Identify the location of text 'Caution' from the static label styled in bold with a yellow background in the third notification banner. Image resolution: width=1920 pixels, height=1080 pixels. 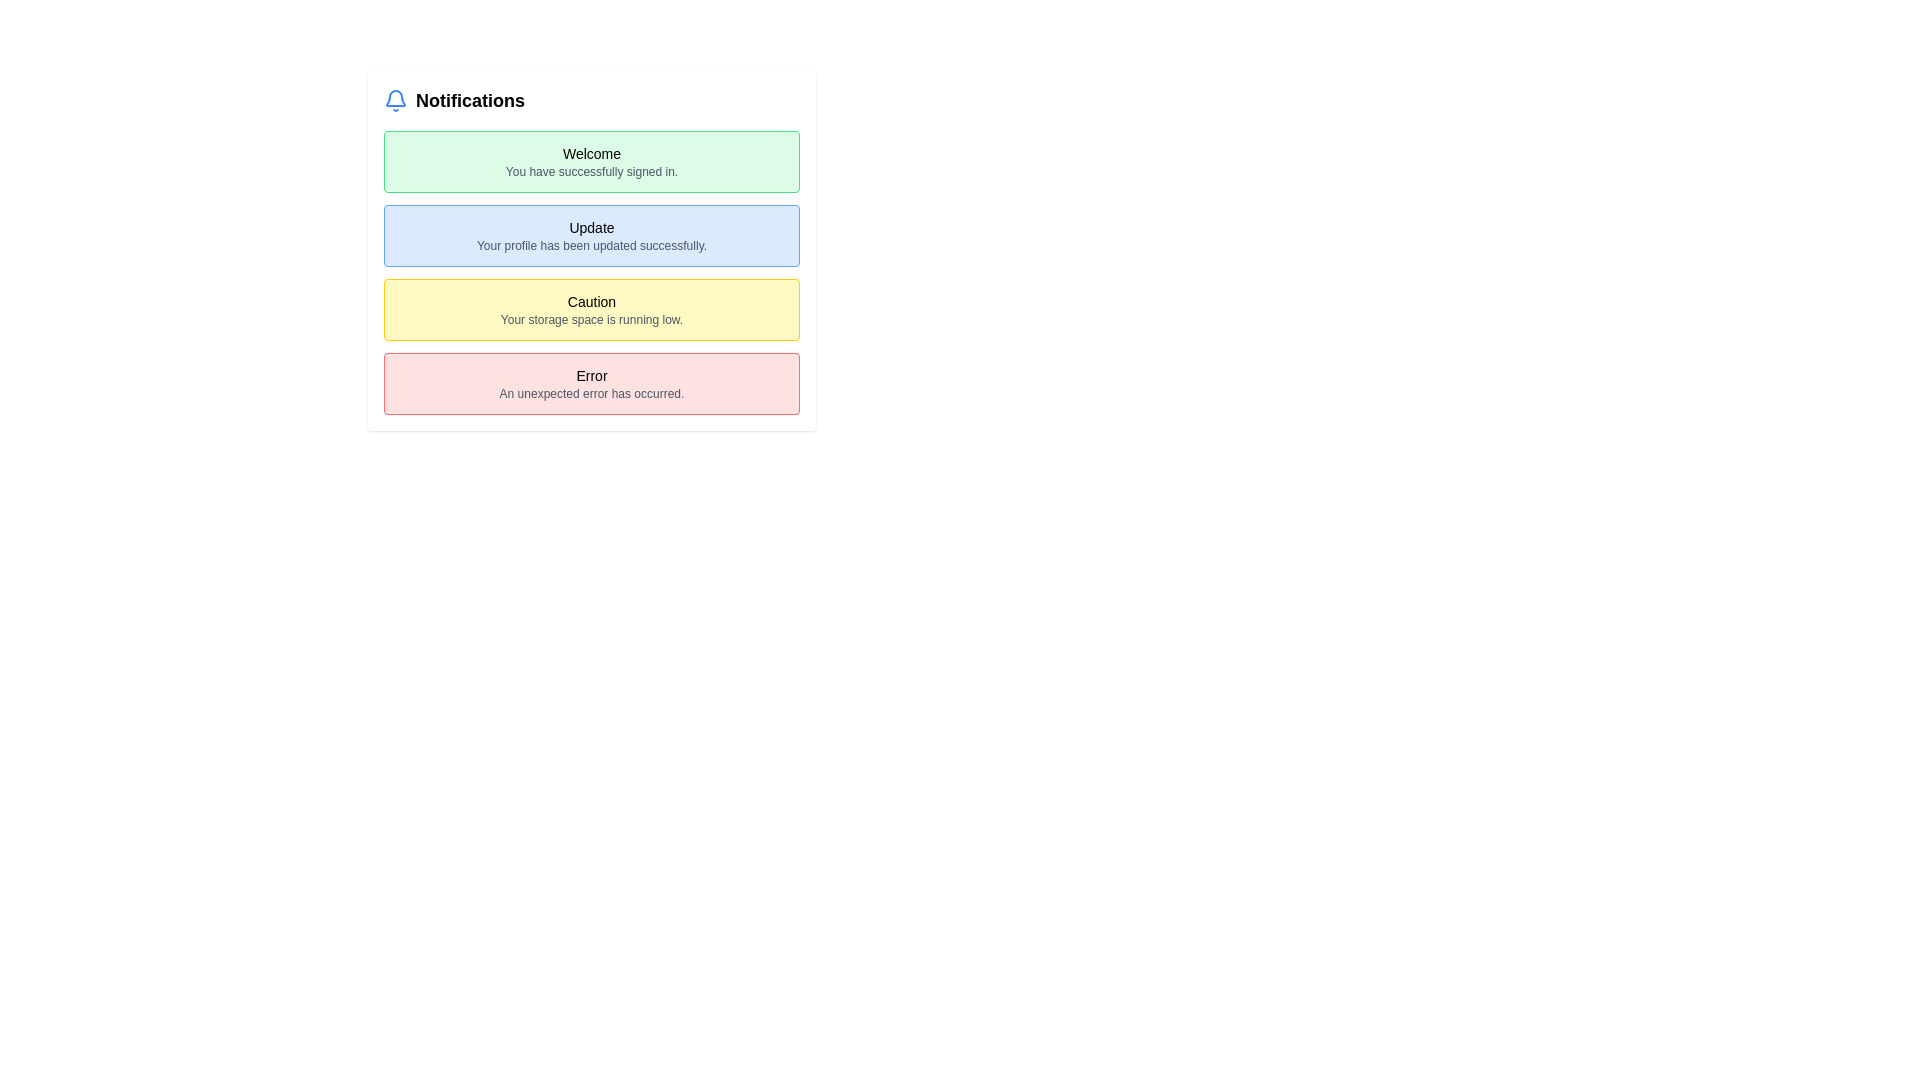
(590, 301).